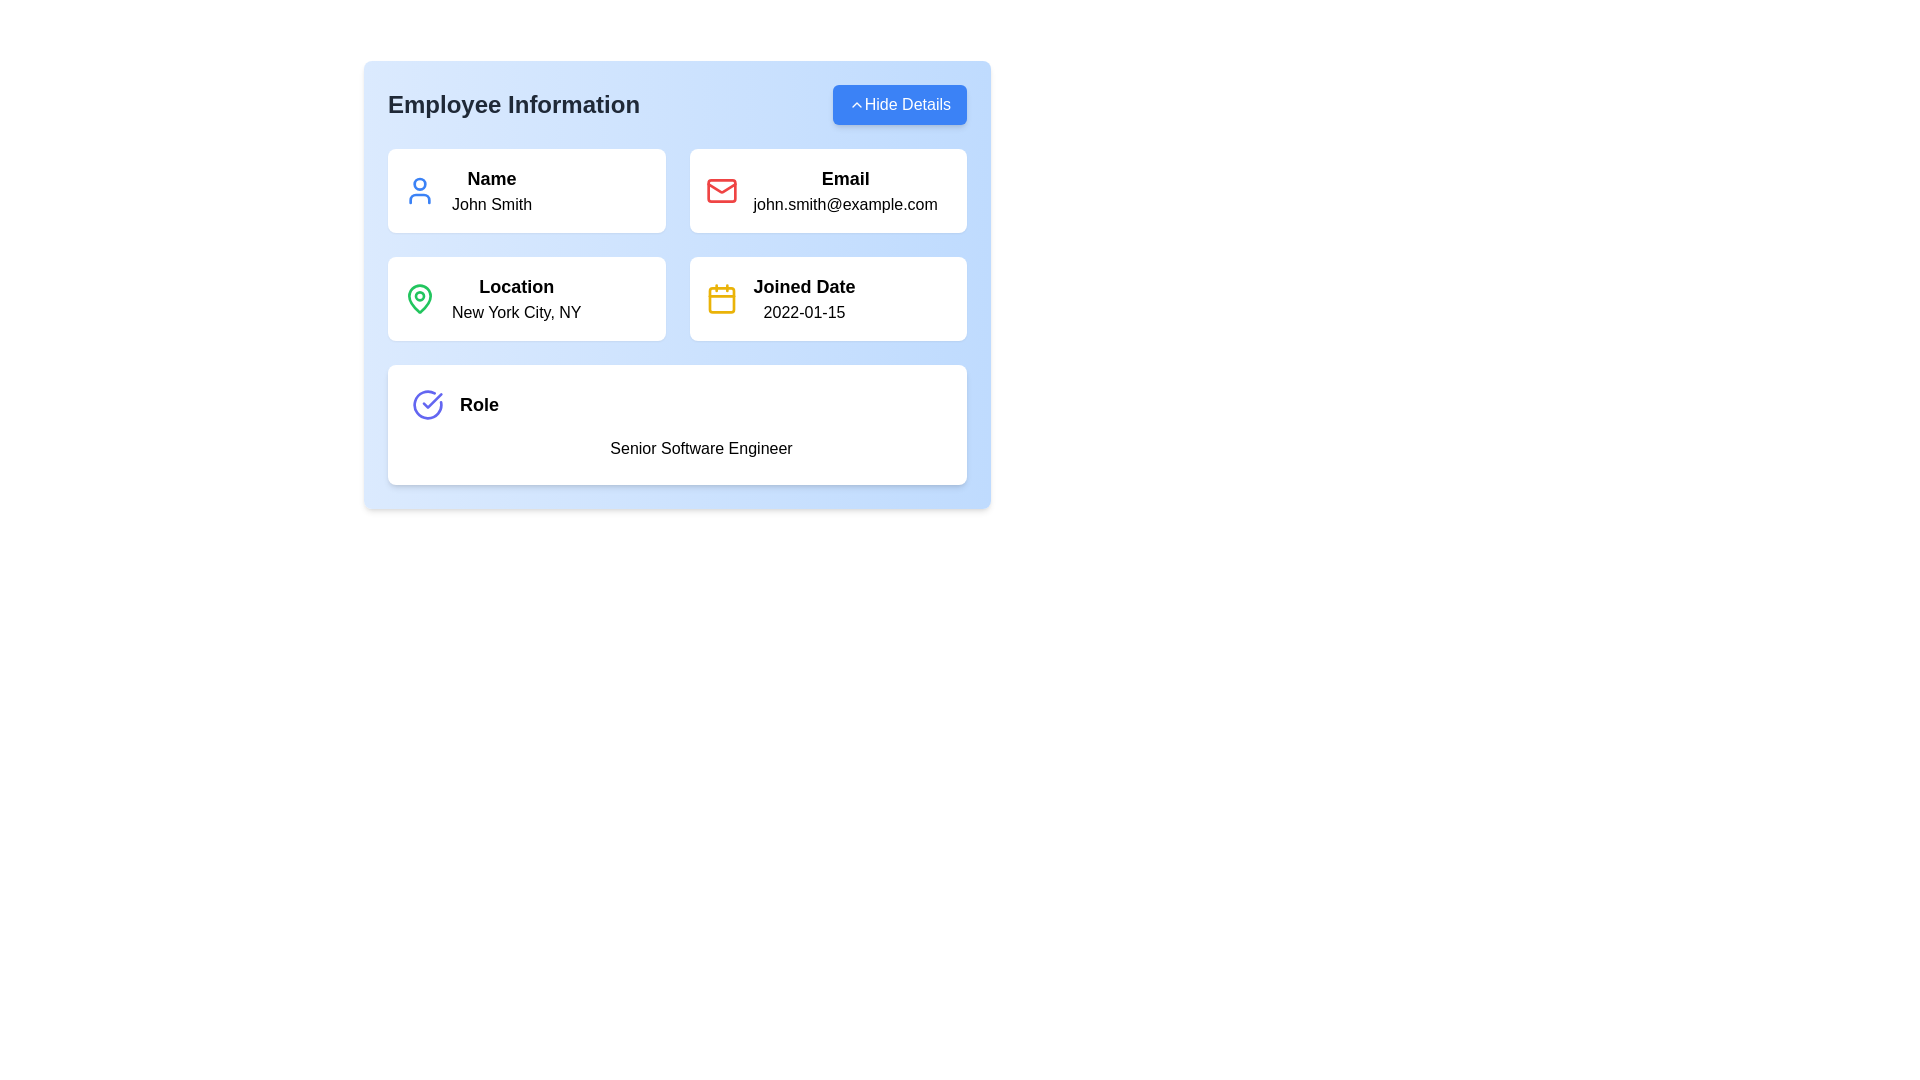 This screenshot has height=1080, width=1920. What do you see at coordinates (720, 299) in the screenshot?
I see `the yellow calendar icon located to the left of the 'Joined Date' text in the 'Employee Information' card` at bounding box center [720, 299].